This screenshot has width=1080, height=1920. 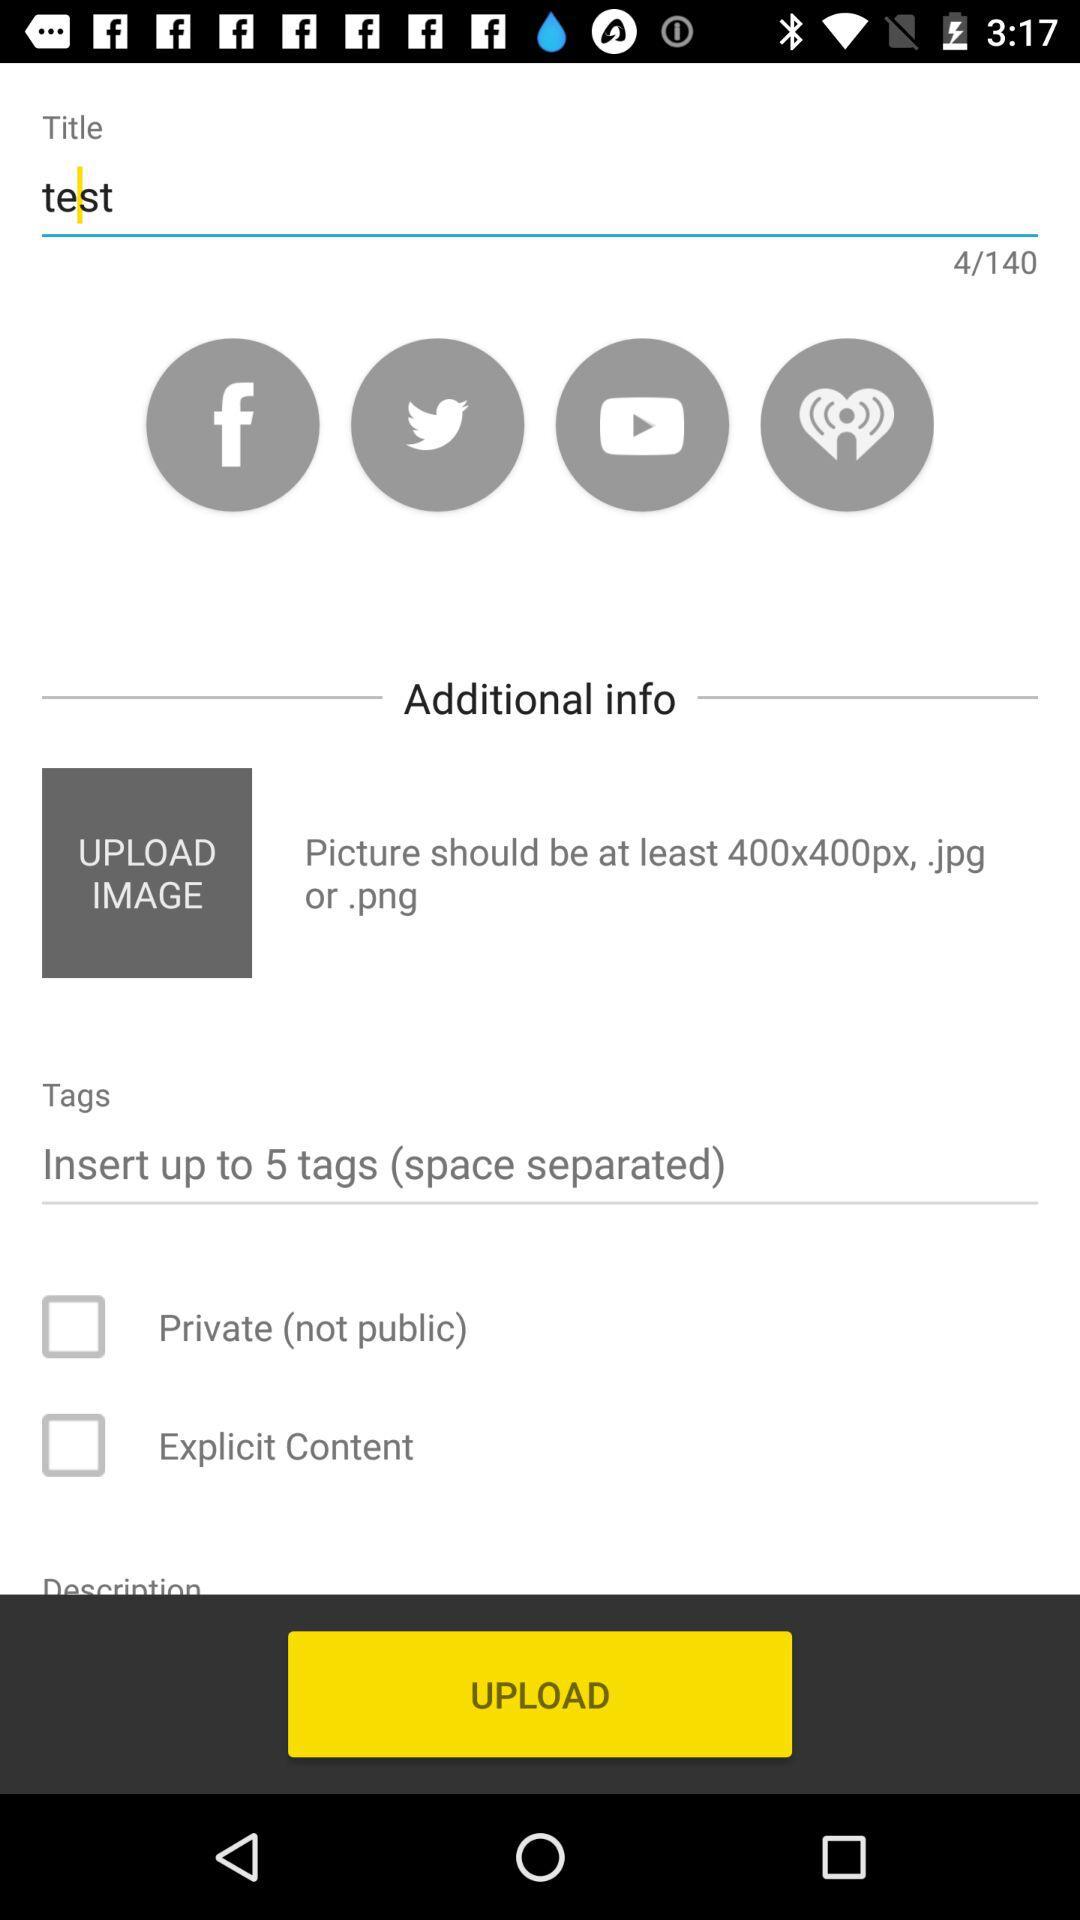 I want to click on upload image item, so click(x=145, y=873).